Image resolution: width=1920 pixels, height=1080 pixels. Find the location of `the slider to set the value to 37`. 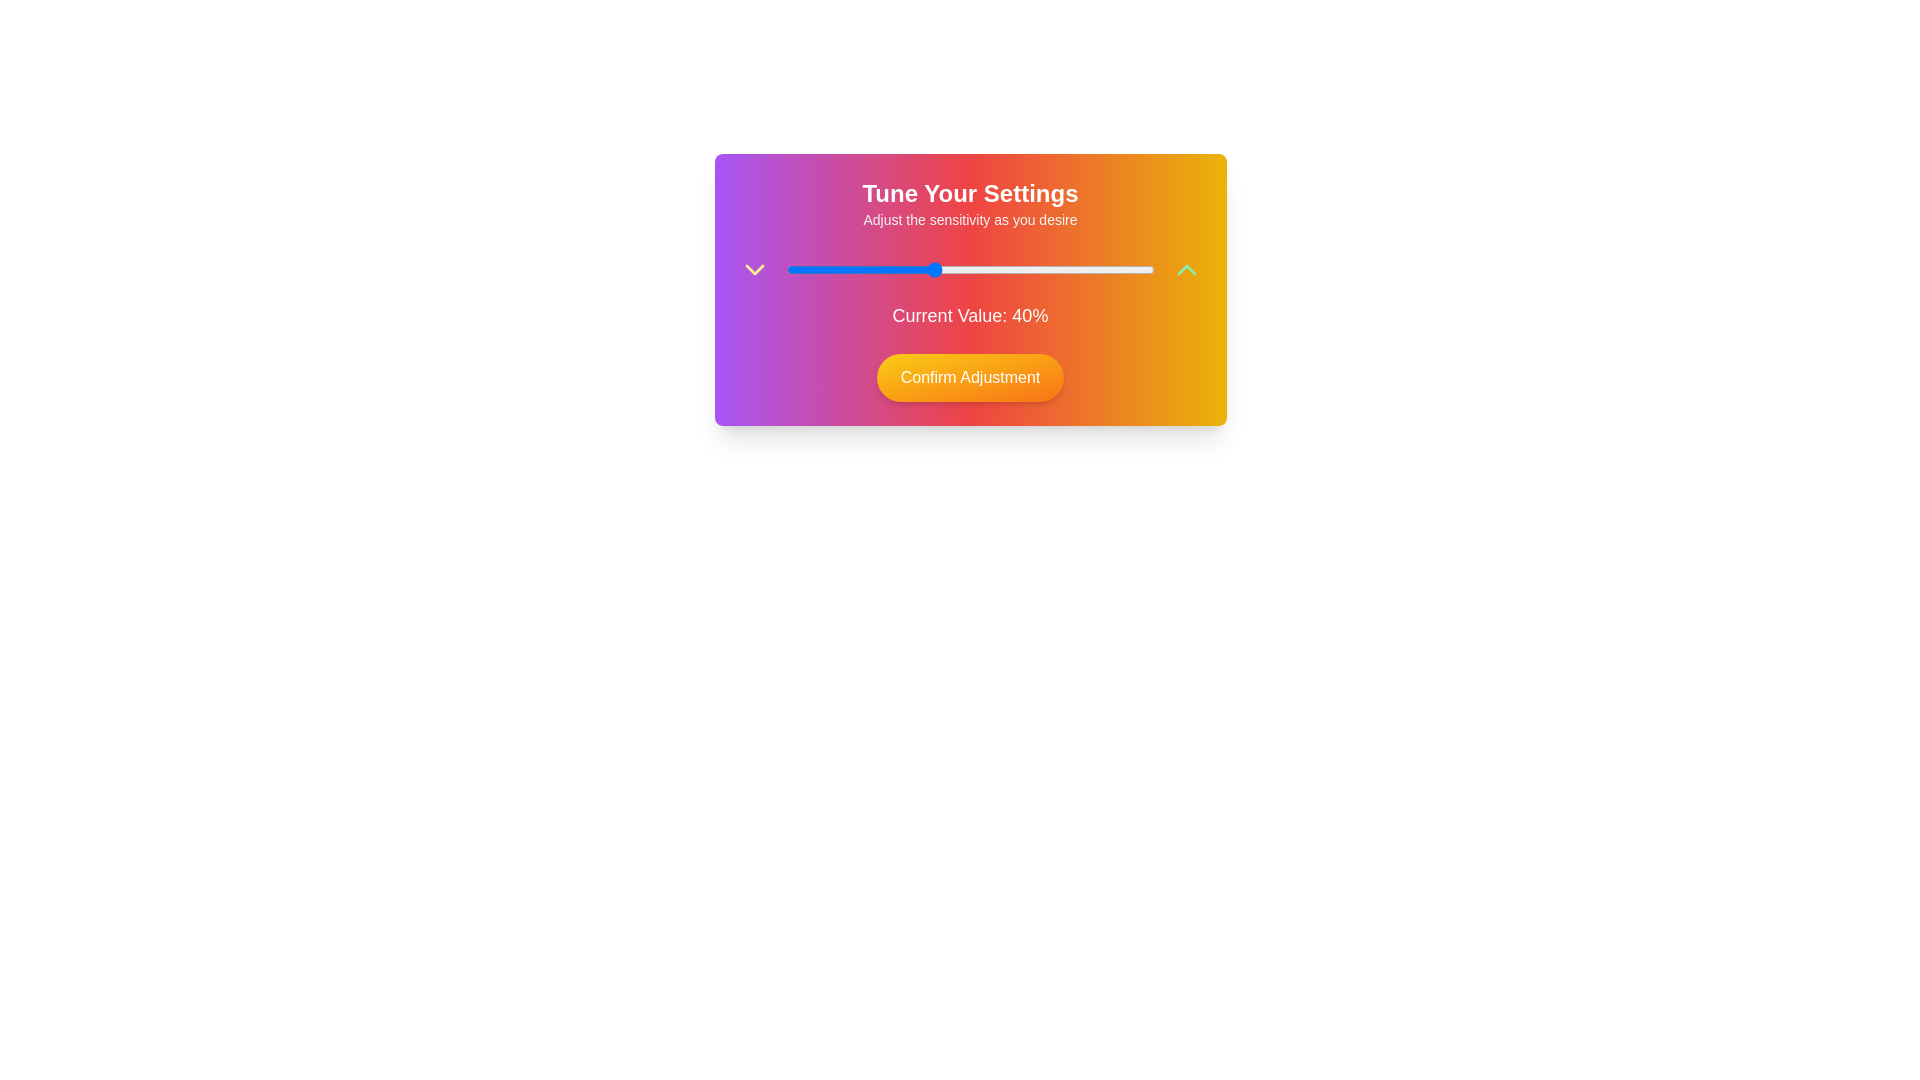

the slider to set the value to 37 is located at coordinates (921, 270).